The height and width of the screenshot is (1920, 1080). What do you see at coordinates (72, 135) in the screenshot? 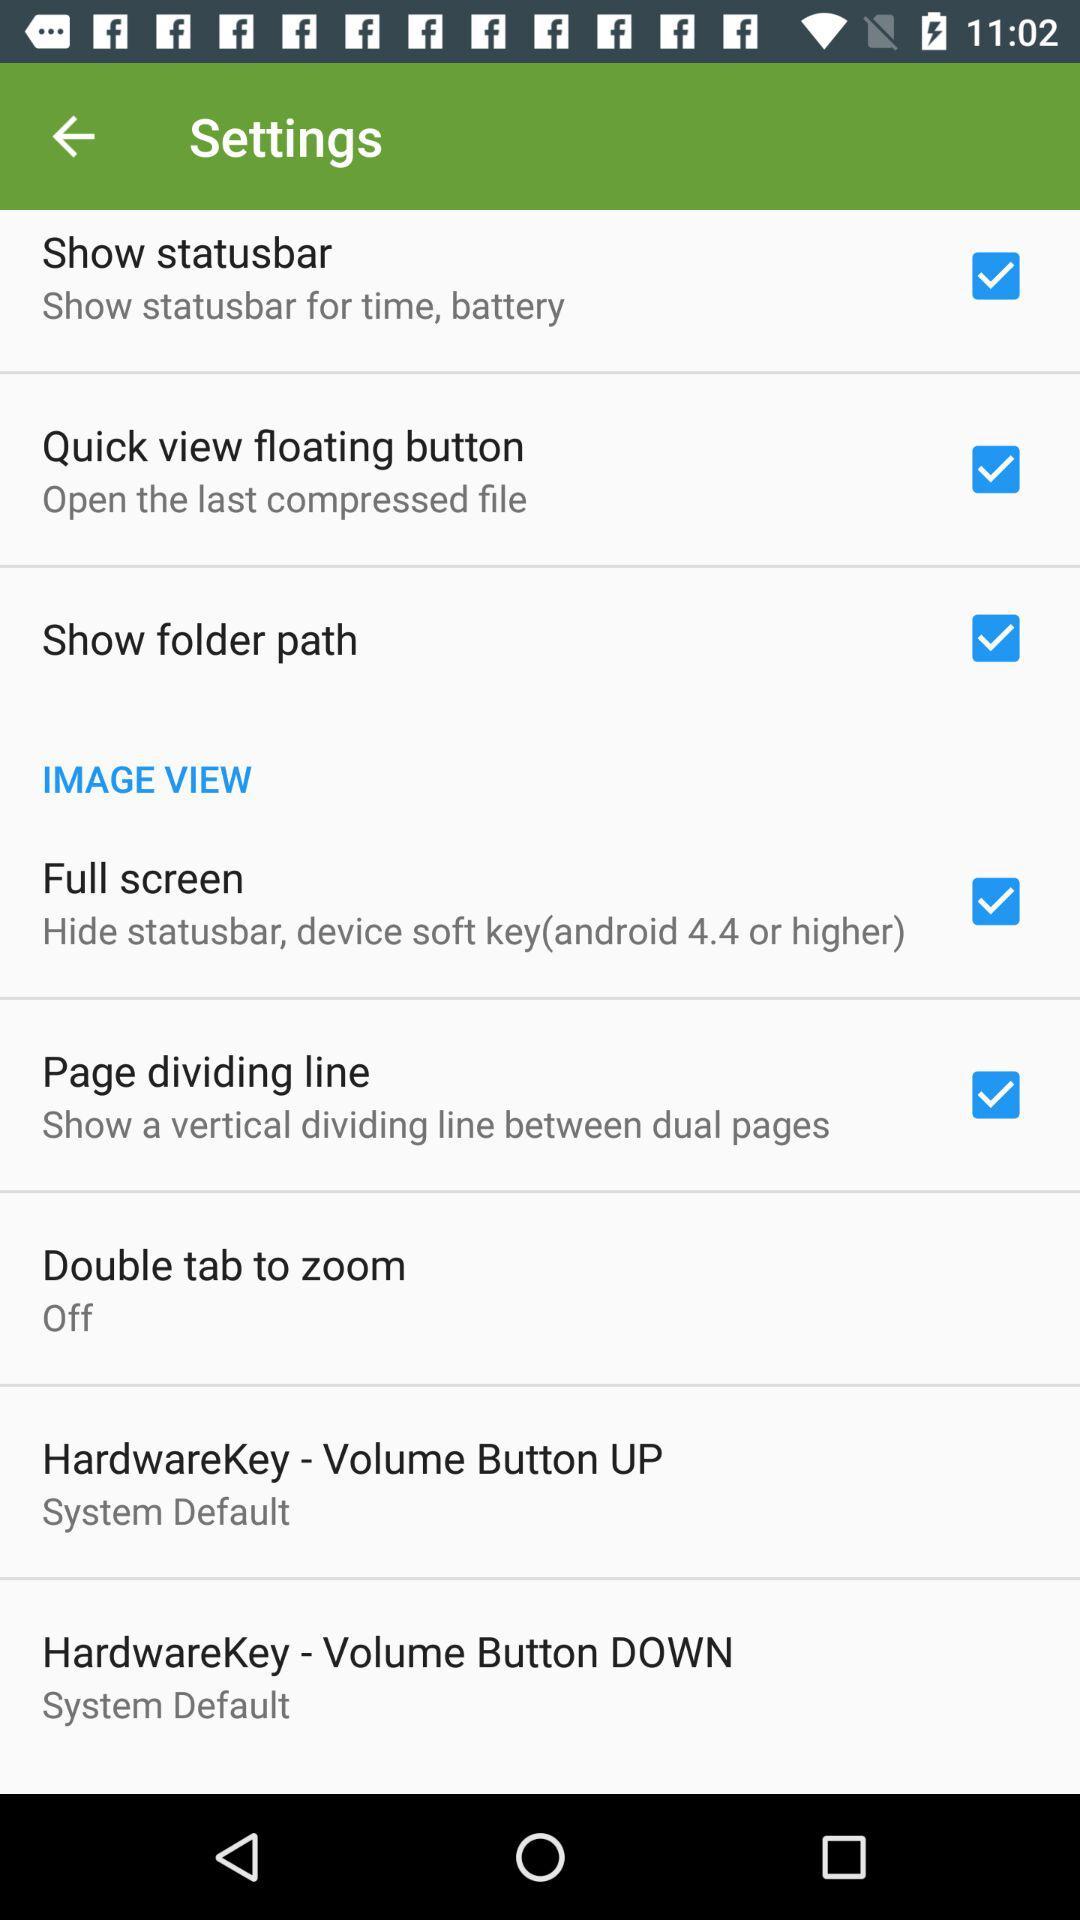
I see `go back` at bounding box center [72, 135].